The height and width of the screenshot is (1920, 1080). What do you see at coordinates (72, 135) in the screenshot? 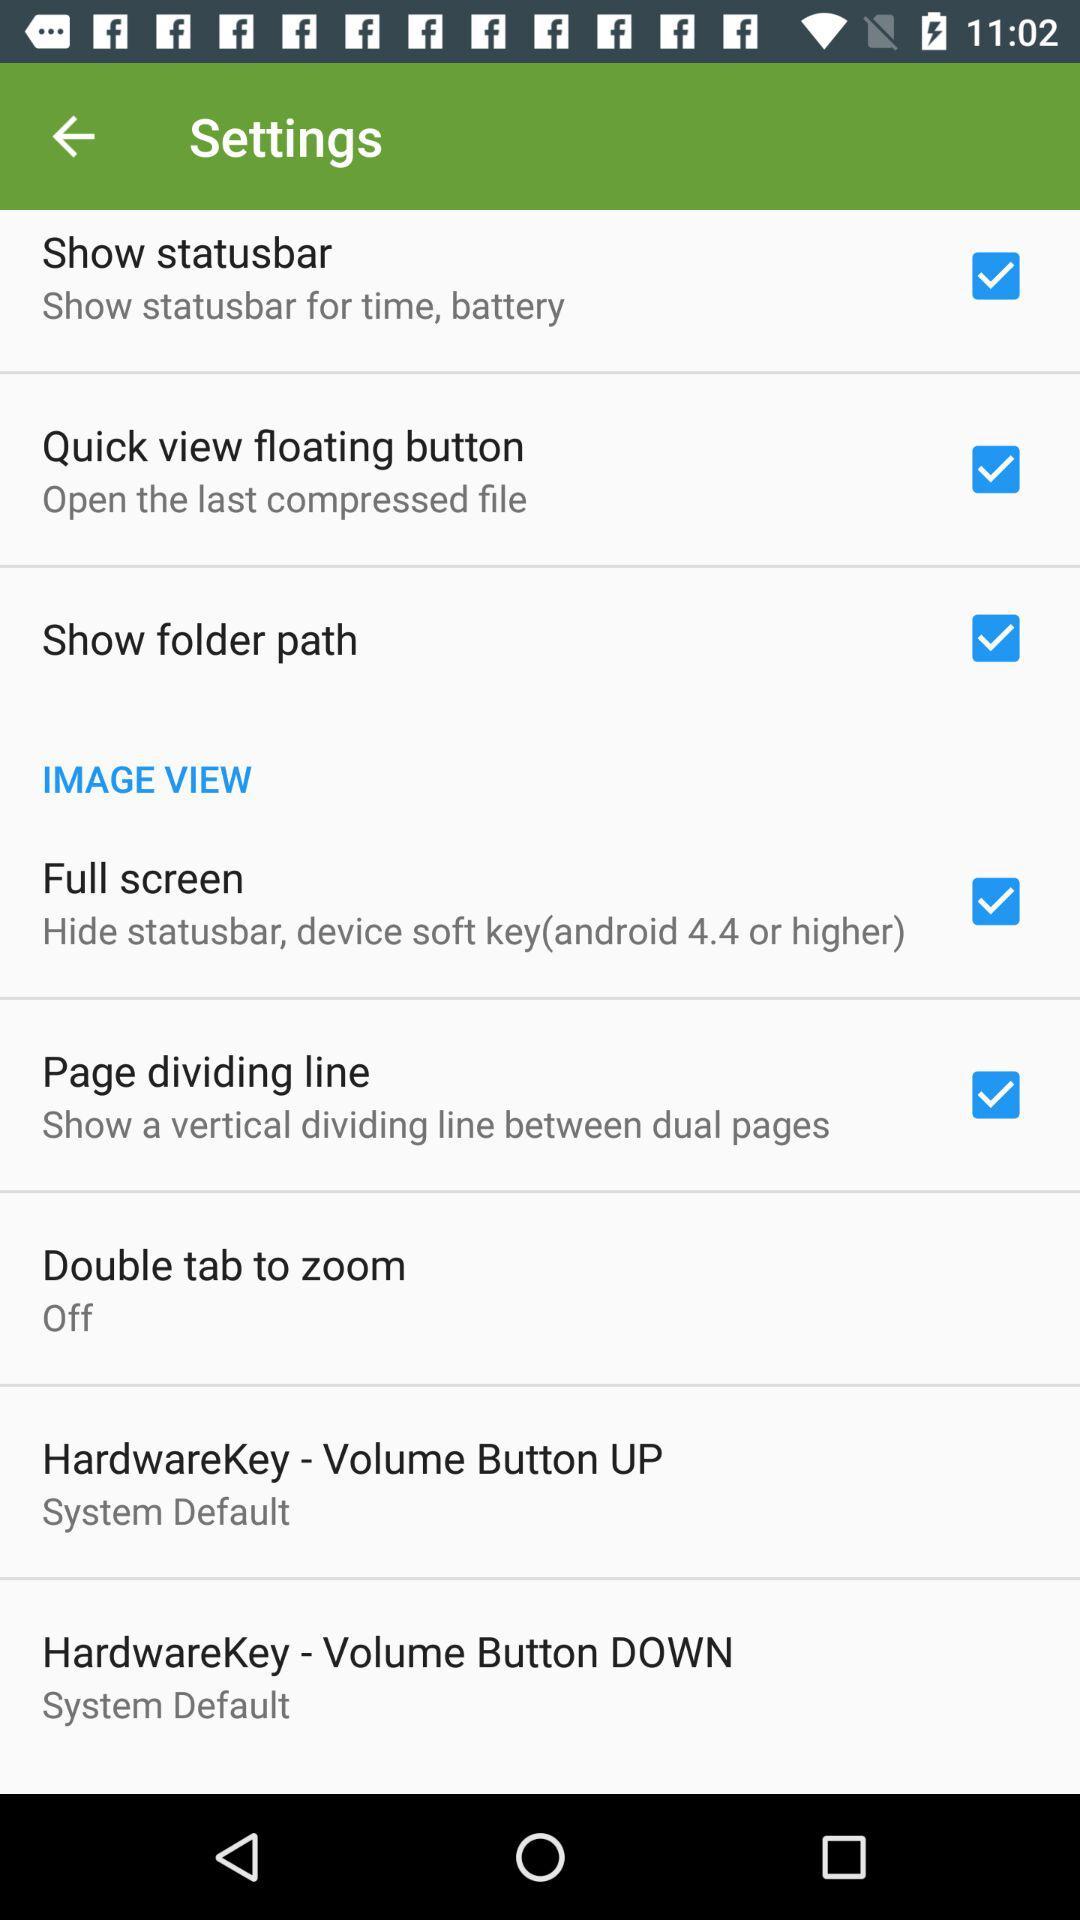
I see `go back` at bounding box center [72, 135].